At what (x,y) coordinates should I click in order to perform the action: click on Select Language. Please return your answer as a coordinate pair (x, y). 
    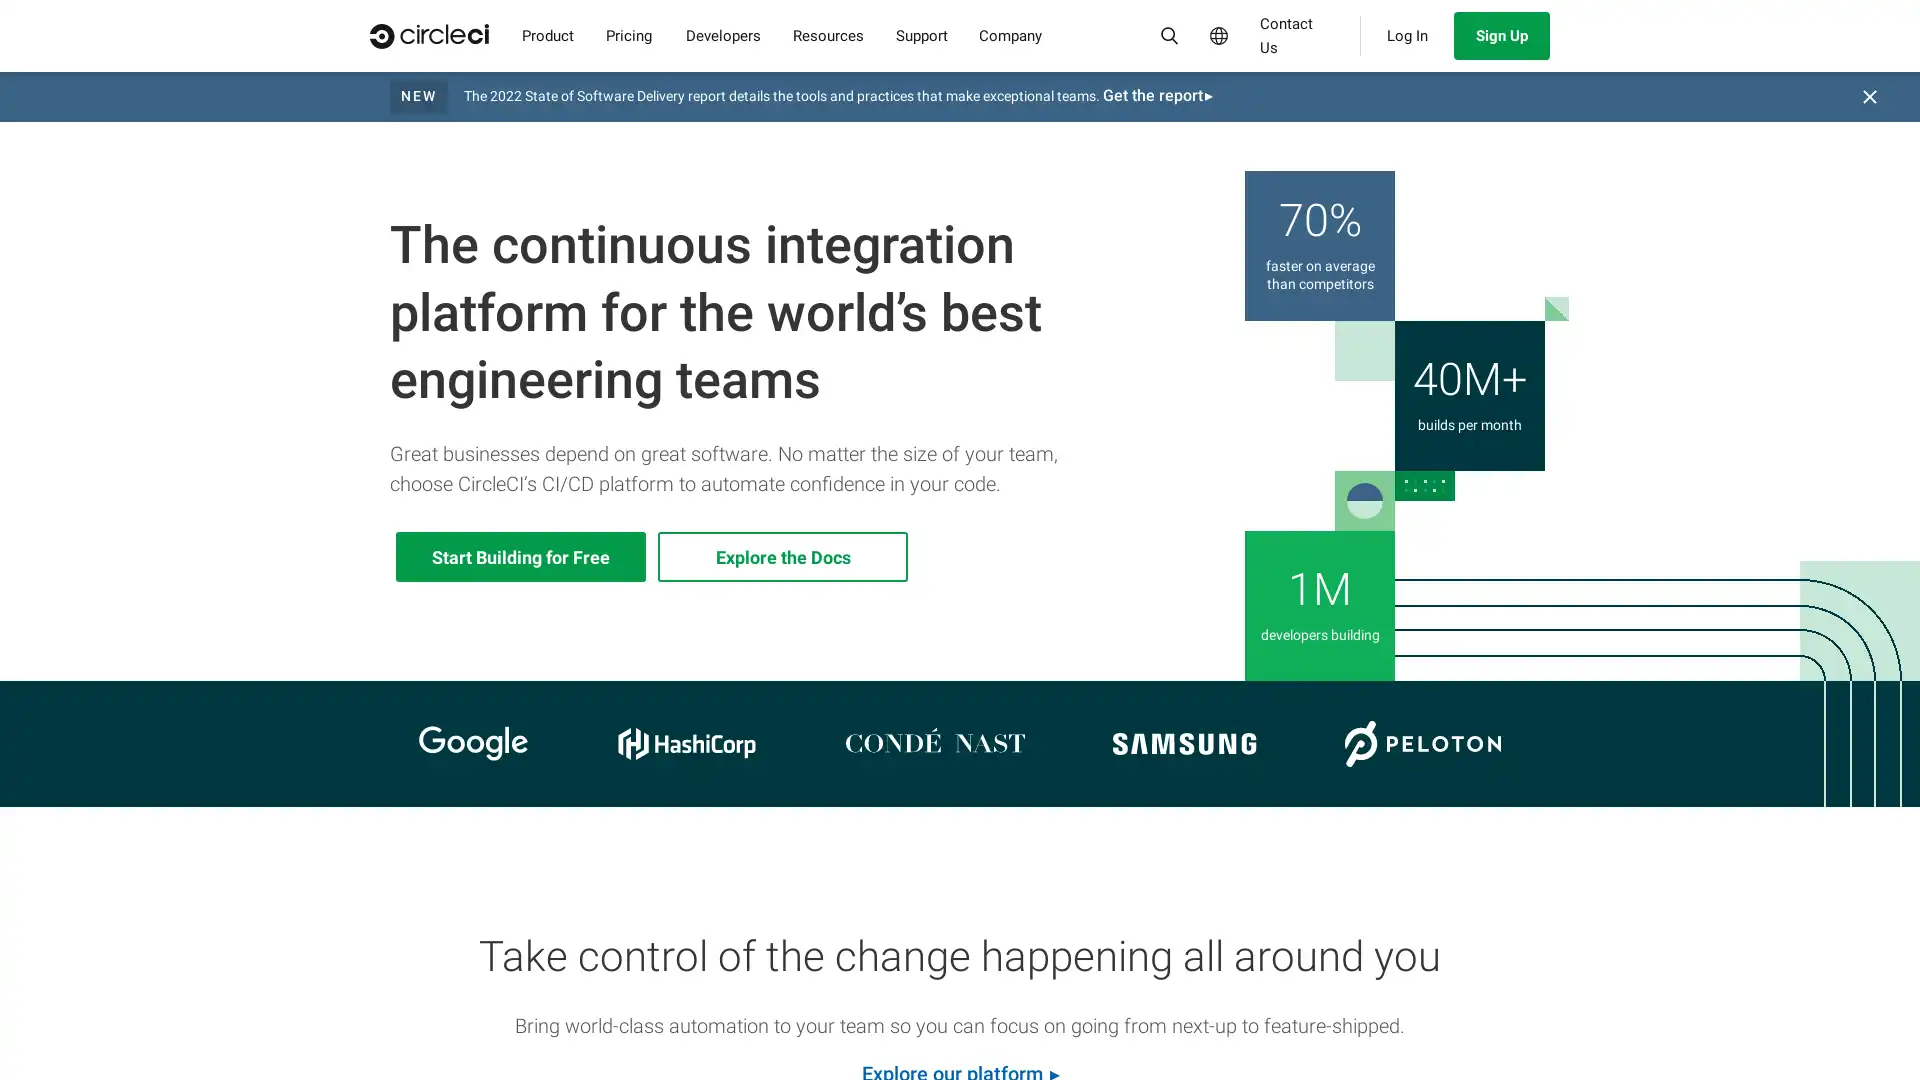
    Looking at the image, I should click on (1218, 35).